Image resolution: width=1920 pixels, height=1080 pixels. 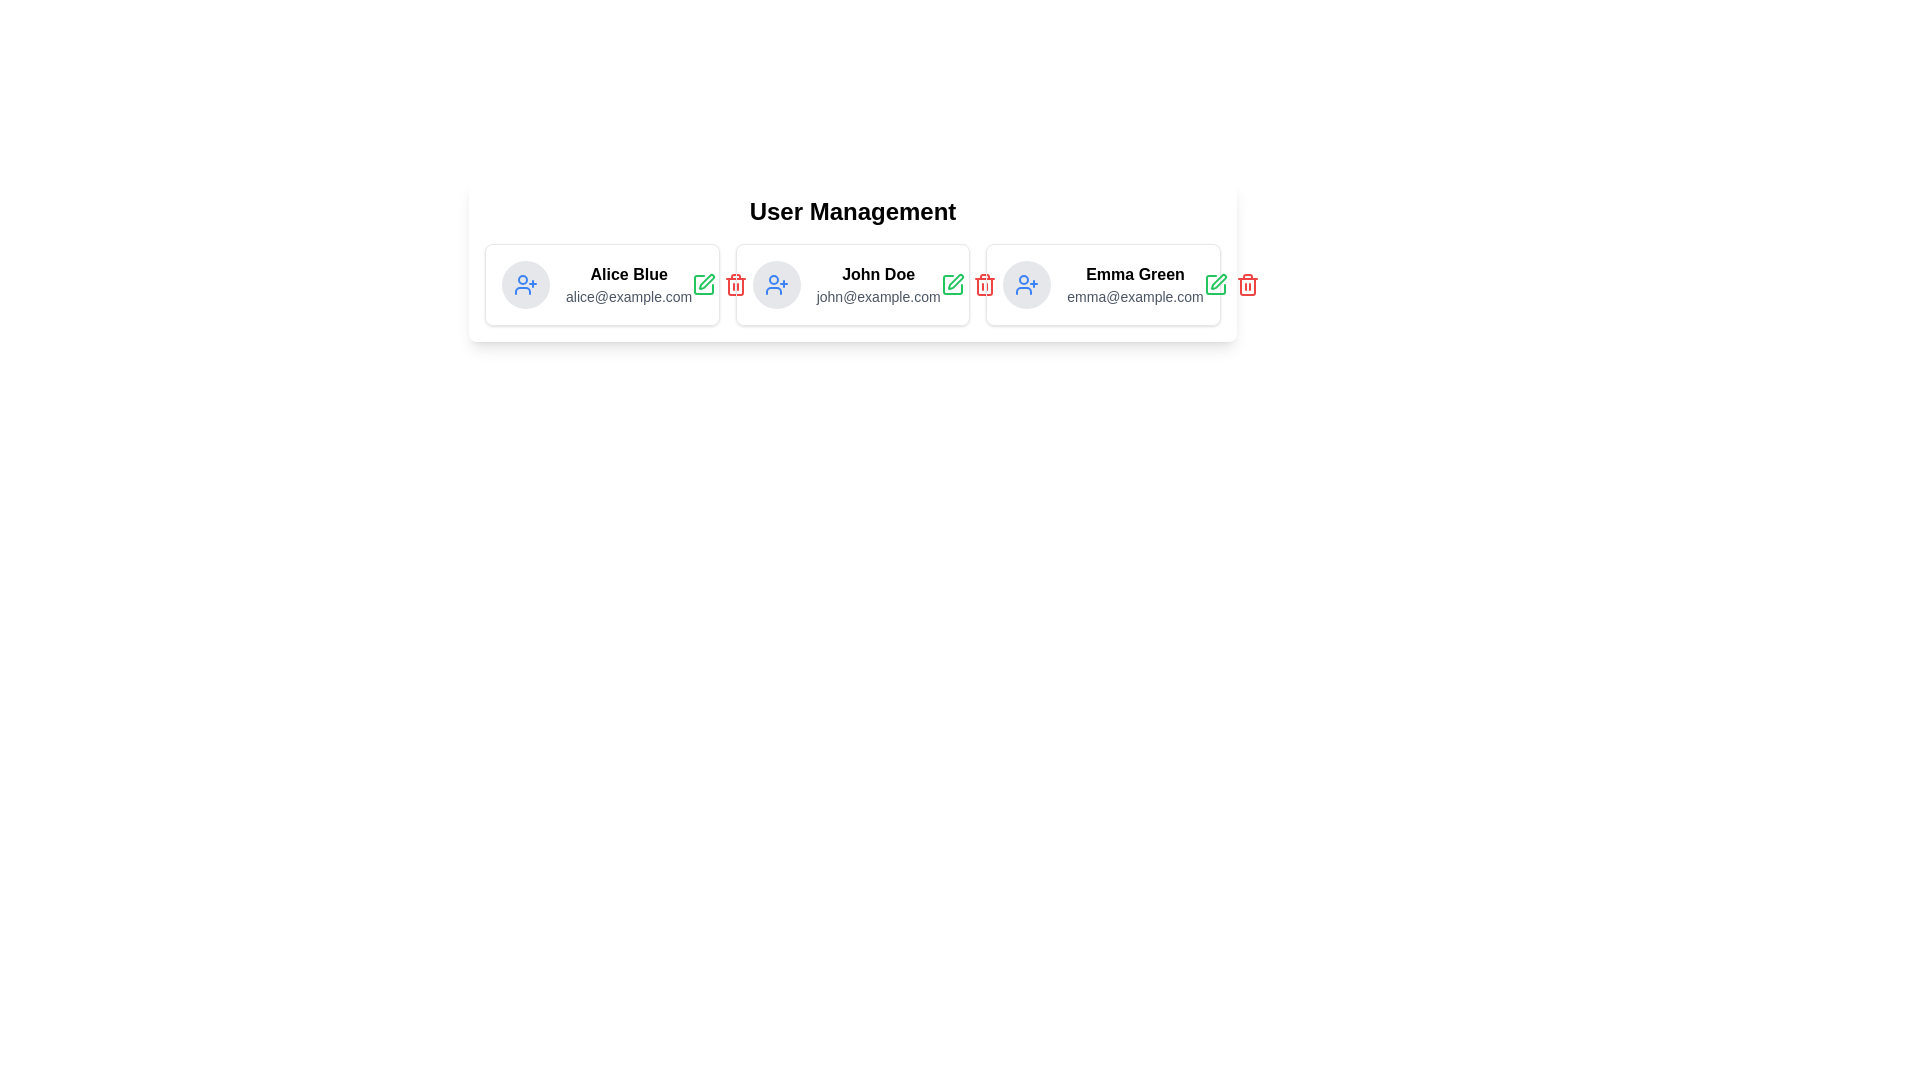 I want to click on the rounded gray button with a light blue user icon located at the left side of the row displaying details about Emma Green, so click(x=1027, y=285).